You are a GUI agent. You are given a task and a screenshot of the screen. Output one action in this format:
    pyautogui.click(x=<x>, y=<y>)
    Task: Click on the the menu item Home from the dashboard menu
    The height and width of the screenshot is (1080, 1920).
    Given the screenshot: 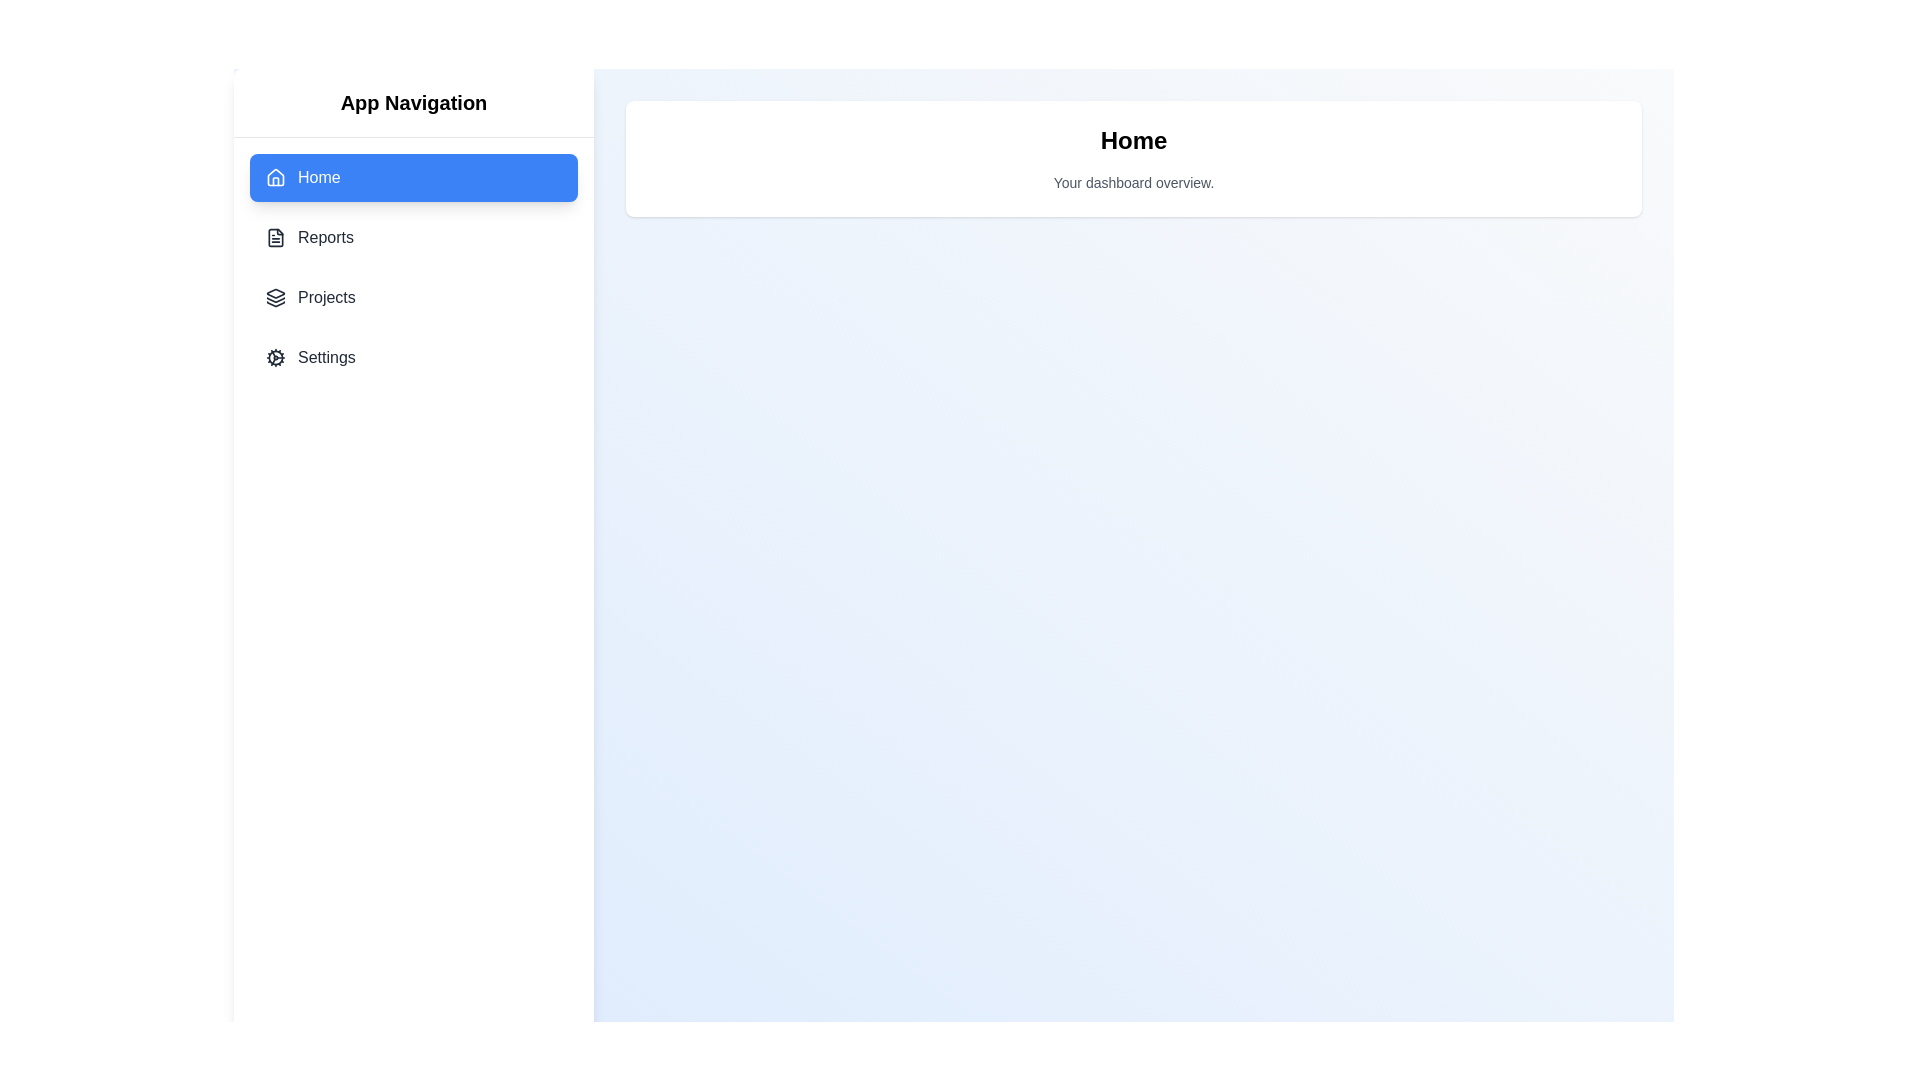 What is the action you would take?
    pyautogui.click(x=412, y=176)
    